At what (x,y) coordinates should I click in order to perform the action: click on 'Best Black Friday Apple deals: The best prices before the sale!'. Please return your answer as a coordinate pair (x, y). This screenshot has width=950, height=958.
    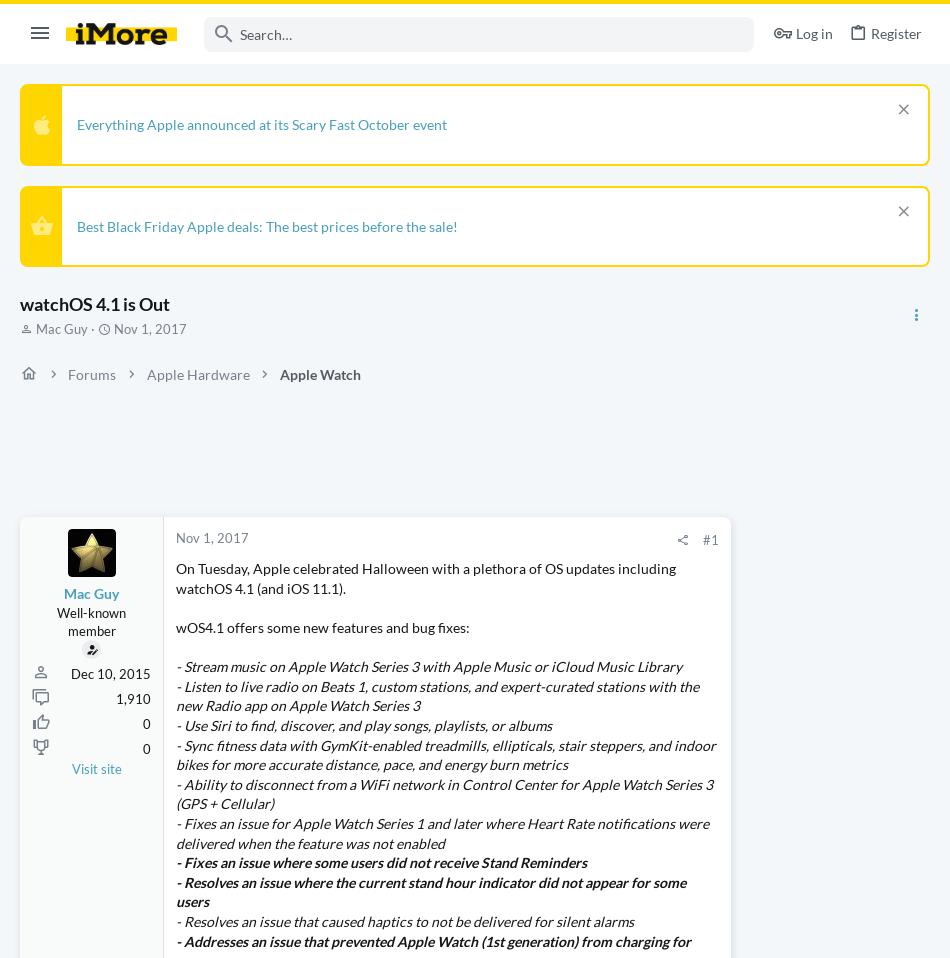
    Looking at the image, I should click on (266, 224).